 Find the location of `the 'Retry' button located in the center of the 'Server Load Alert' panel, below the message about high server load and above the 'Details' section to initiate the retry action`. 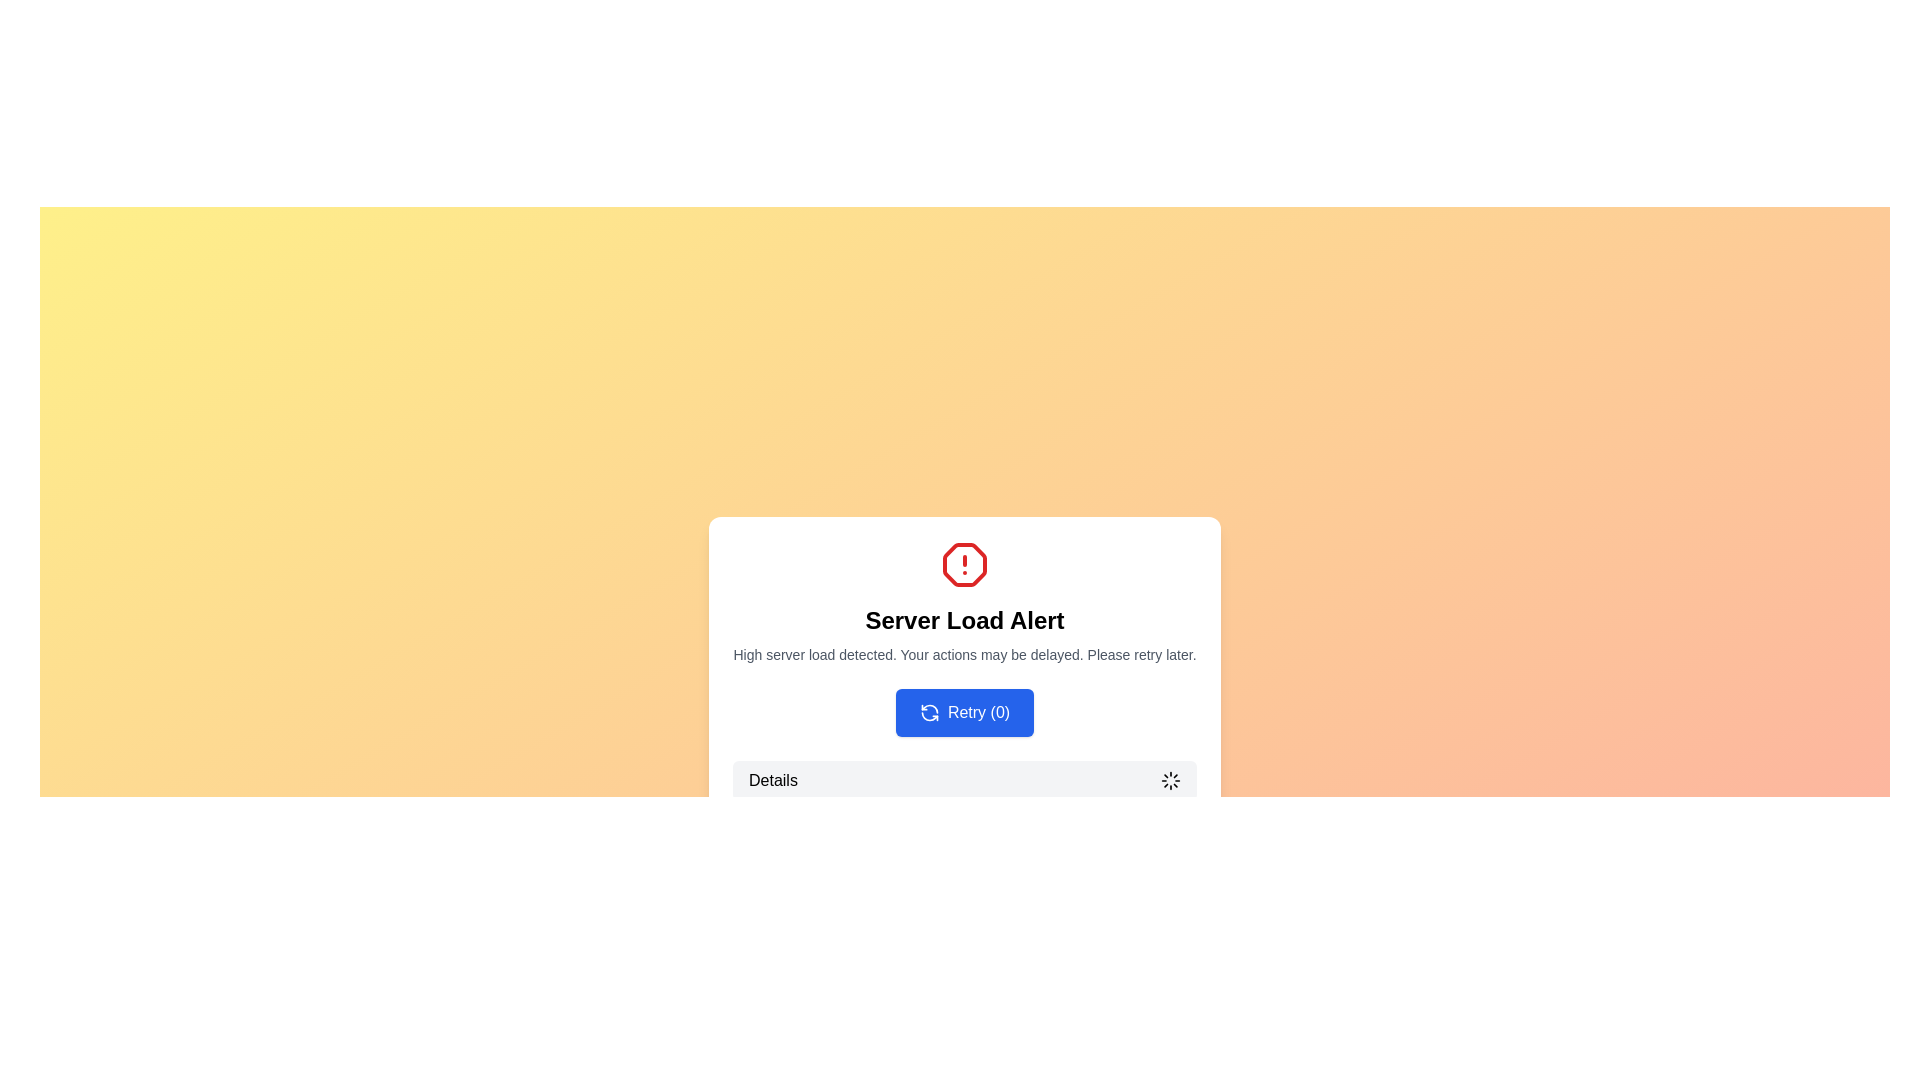

the 'Retry' button located in the center of the 'Server Load Alert' panel, below the message about high server load and above the 'Details' section to initiate the retry action is located at coordinates (964, 712).